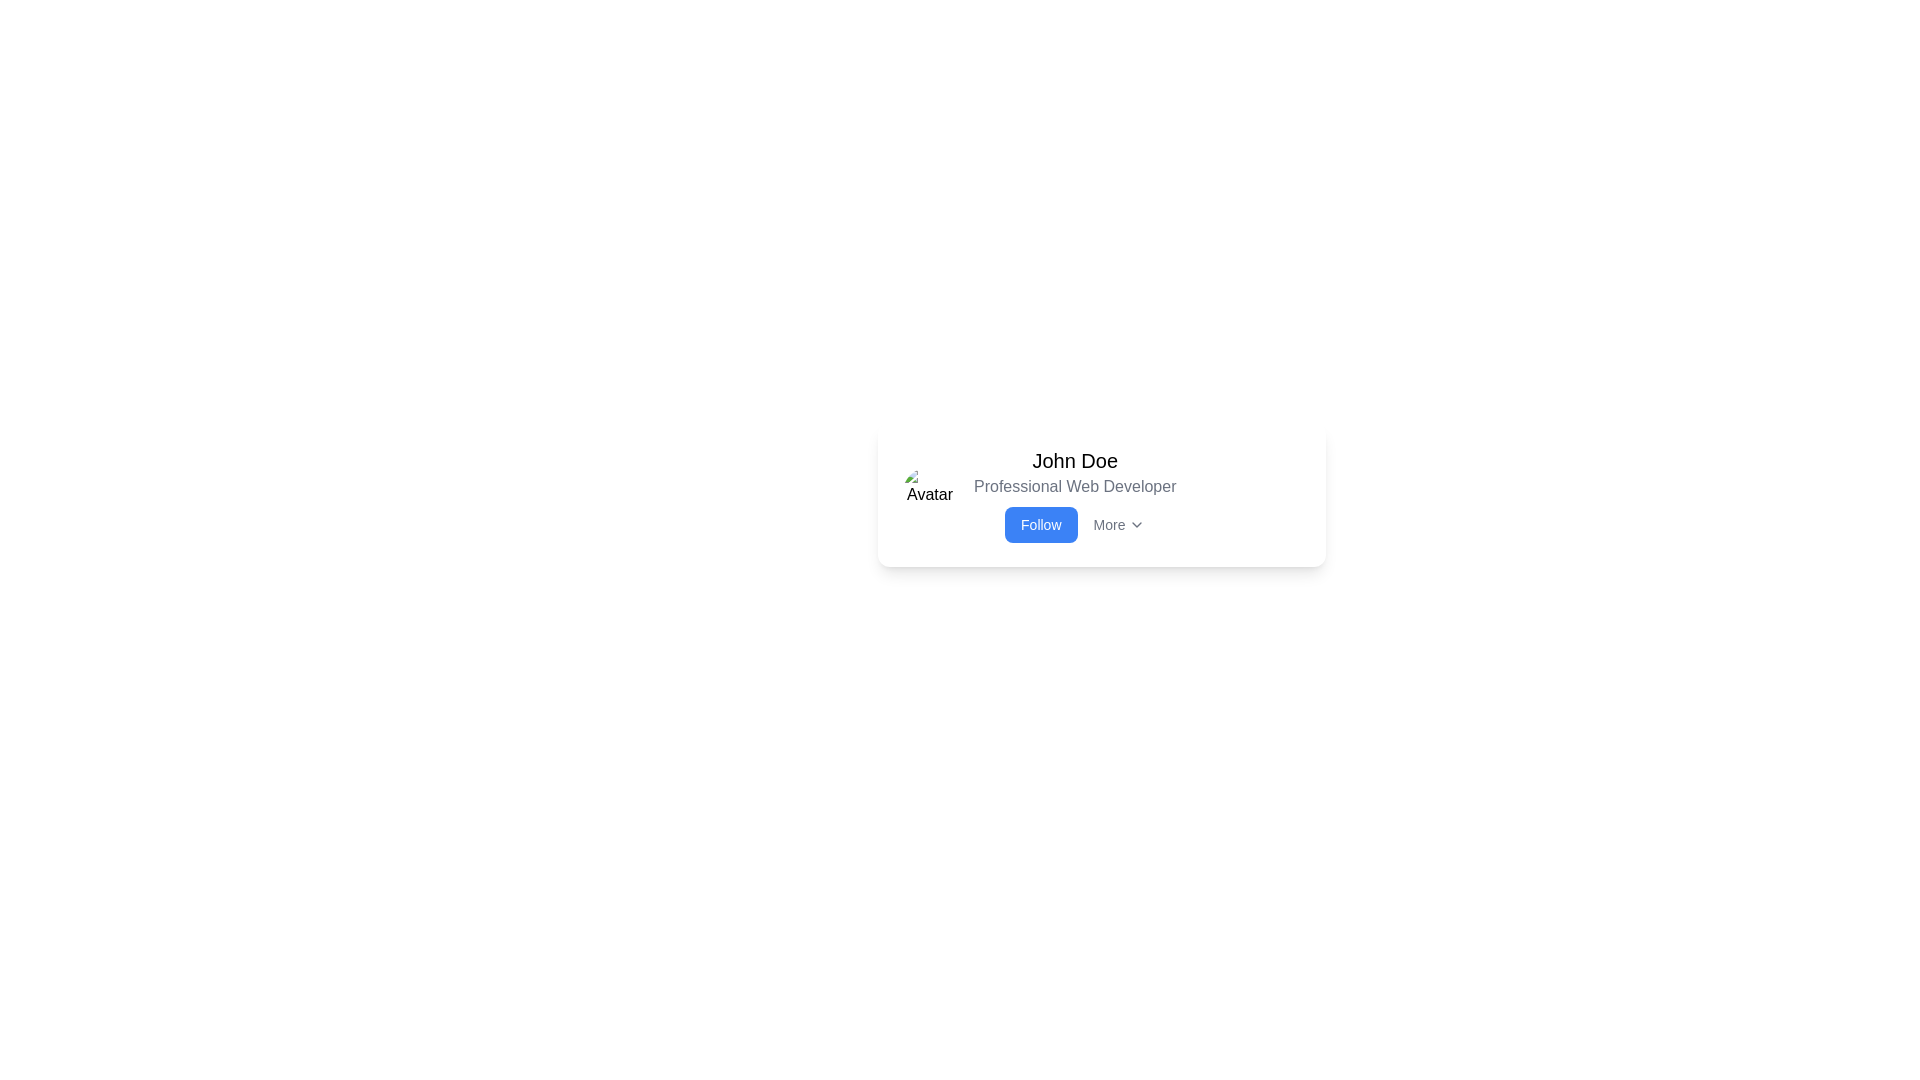  I want to click on the icon located immediately to the right of the 'More' label in the bottom right corner of the profile card layout, so click(1137, 523).